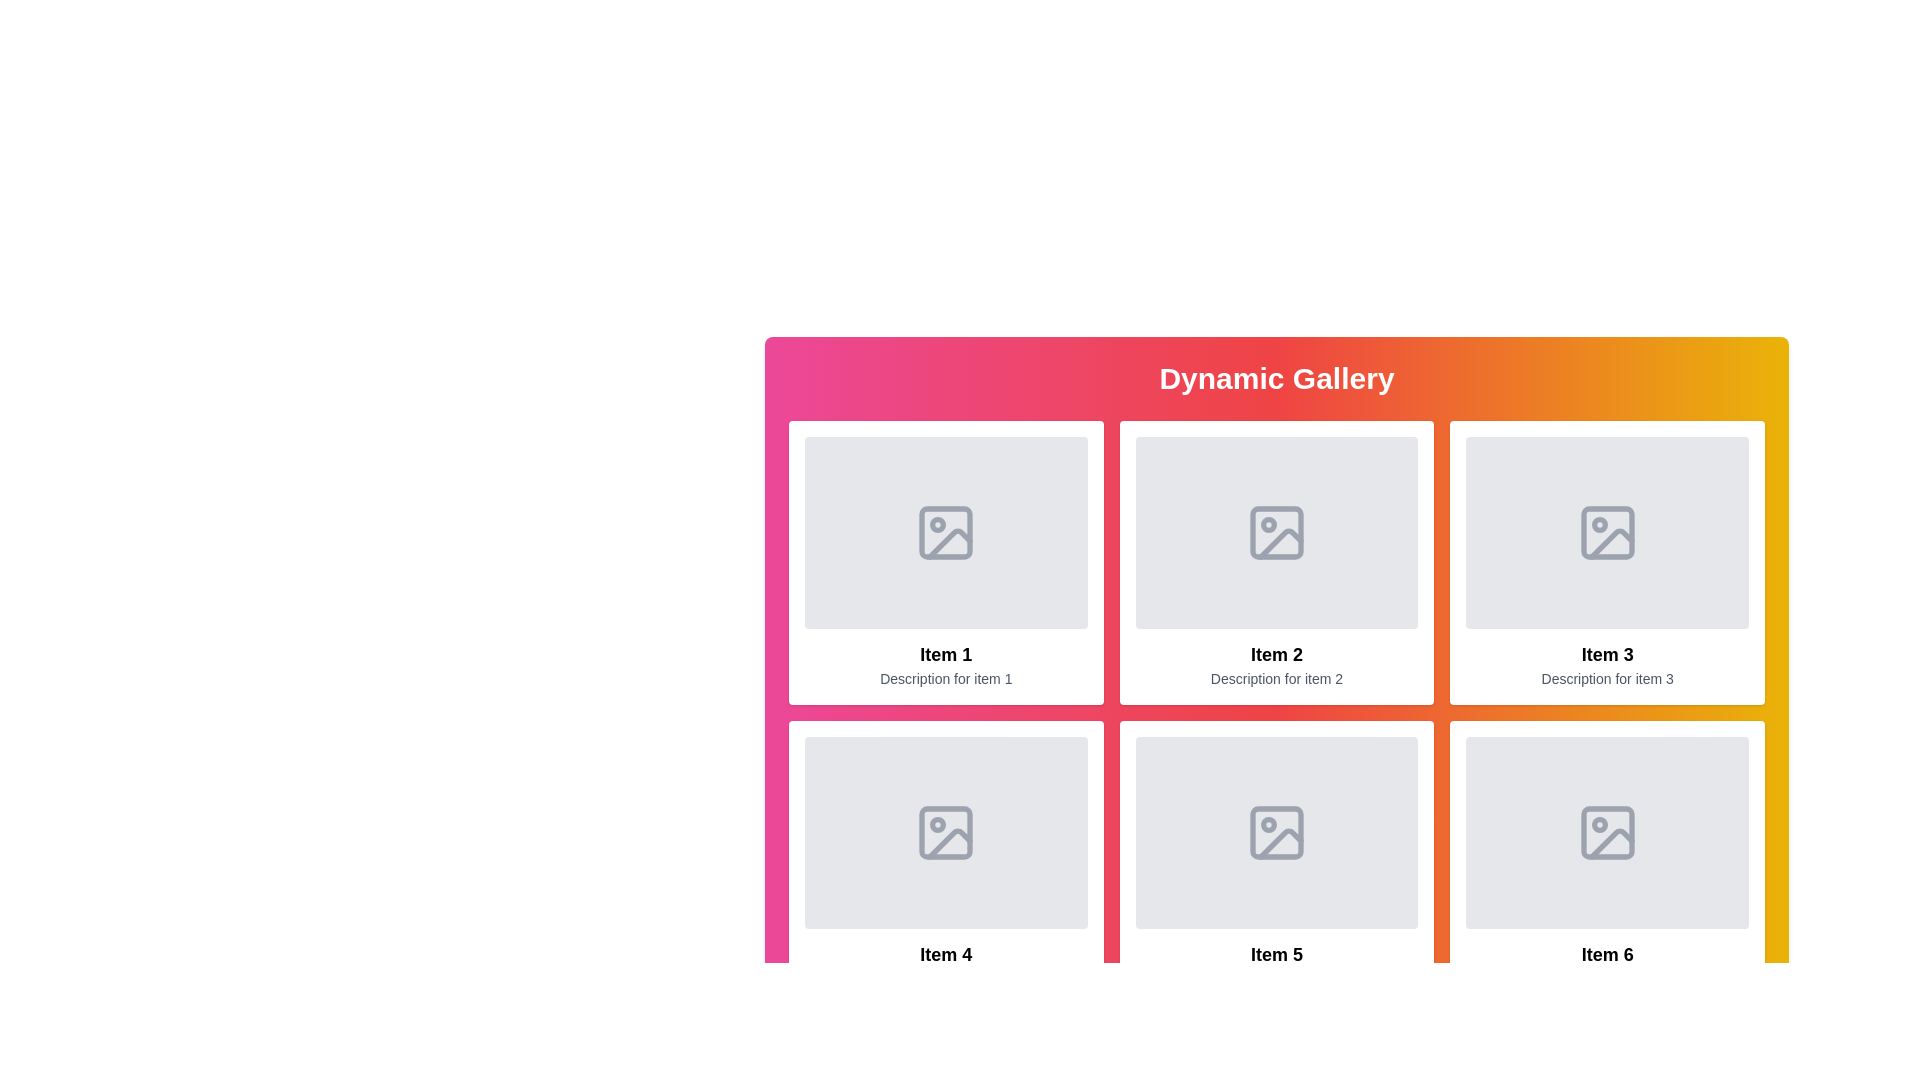 This screenshot has width=1920, height=1080. What do you see at coordinates (1275, 531) in the screenshot?
I see `the decorative rectangle inside the image icon of 'Item 2' in the second column of the dynamic gallery` at bounding box center [1275, 531].